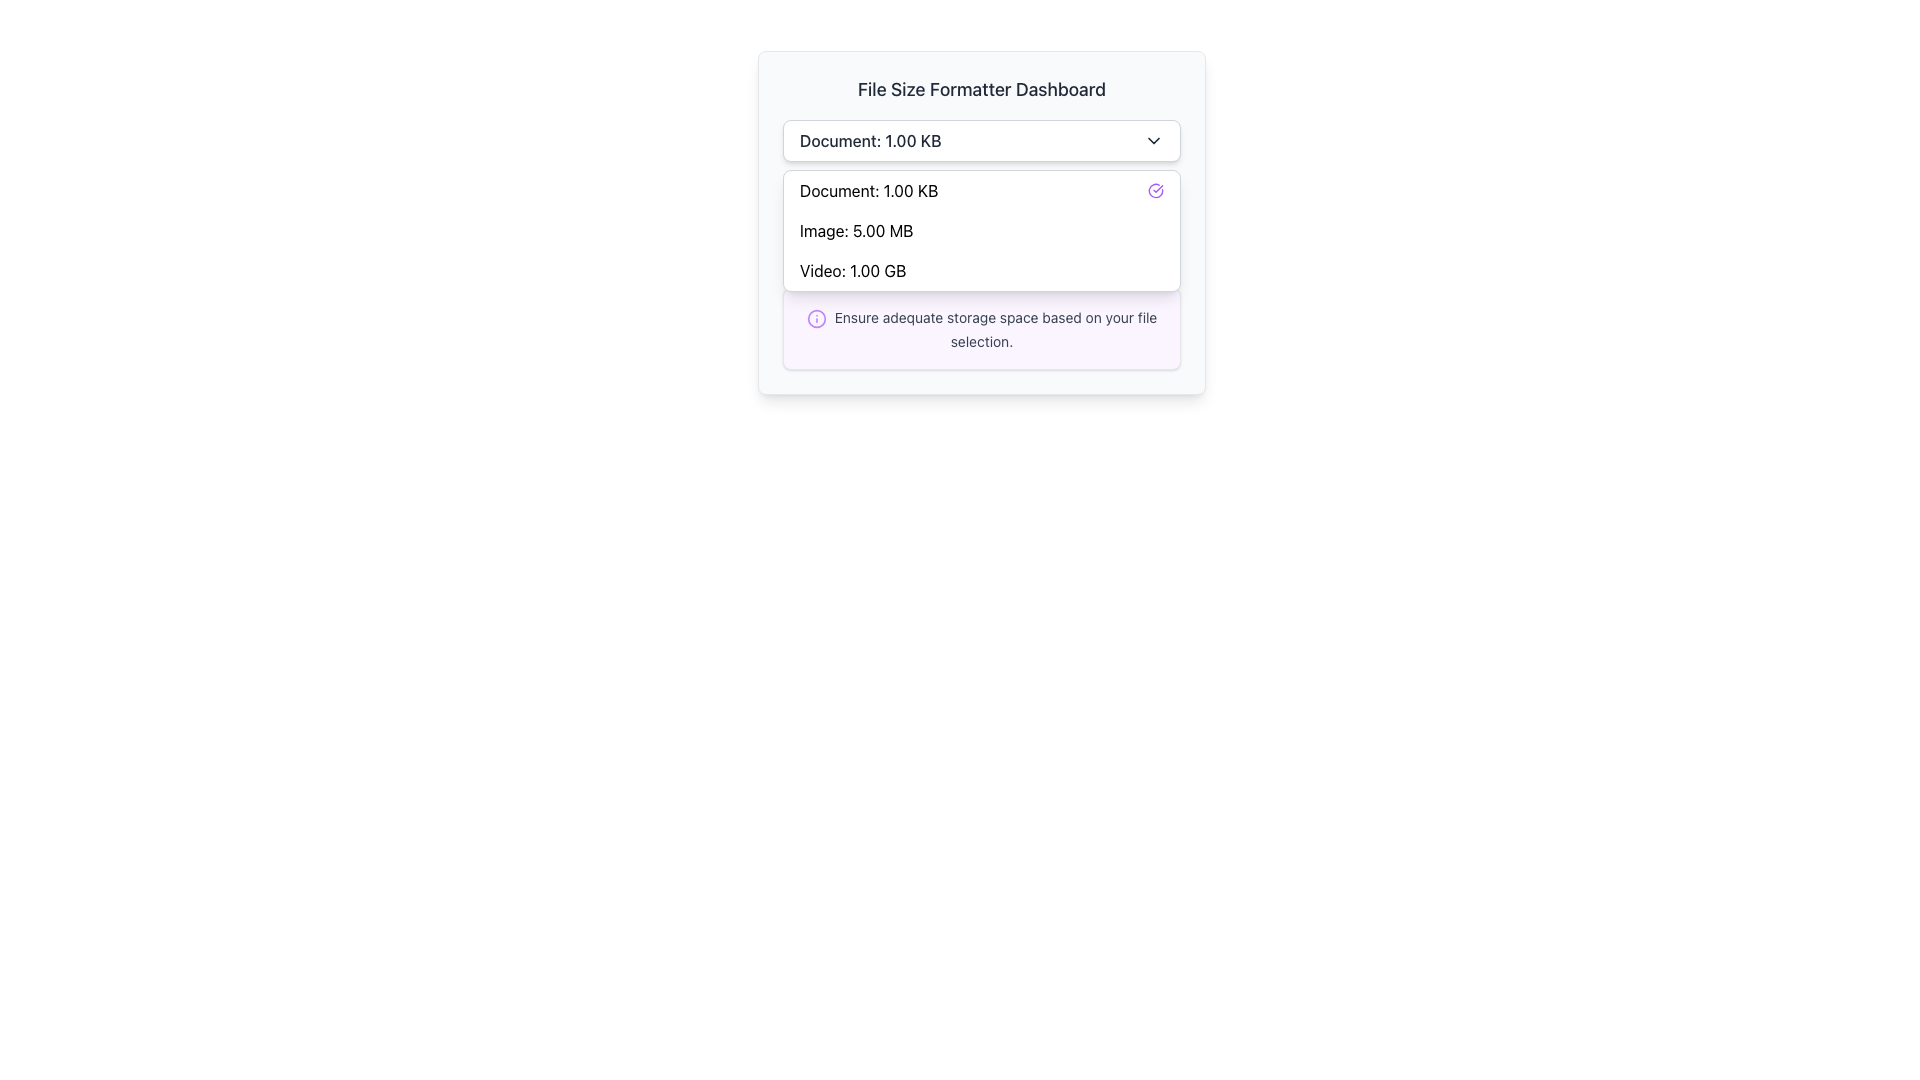 This screenshot has height=1080, width=1920. Describe the element at coordinates (896, 235) in the screenshot. I see `the static text label displaying 'Document: 1.00 KB', which is styled in small font and is positioned below 'Selected File'` at that location.